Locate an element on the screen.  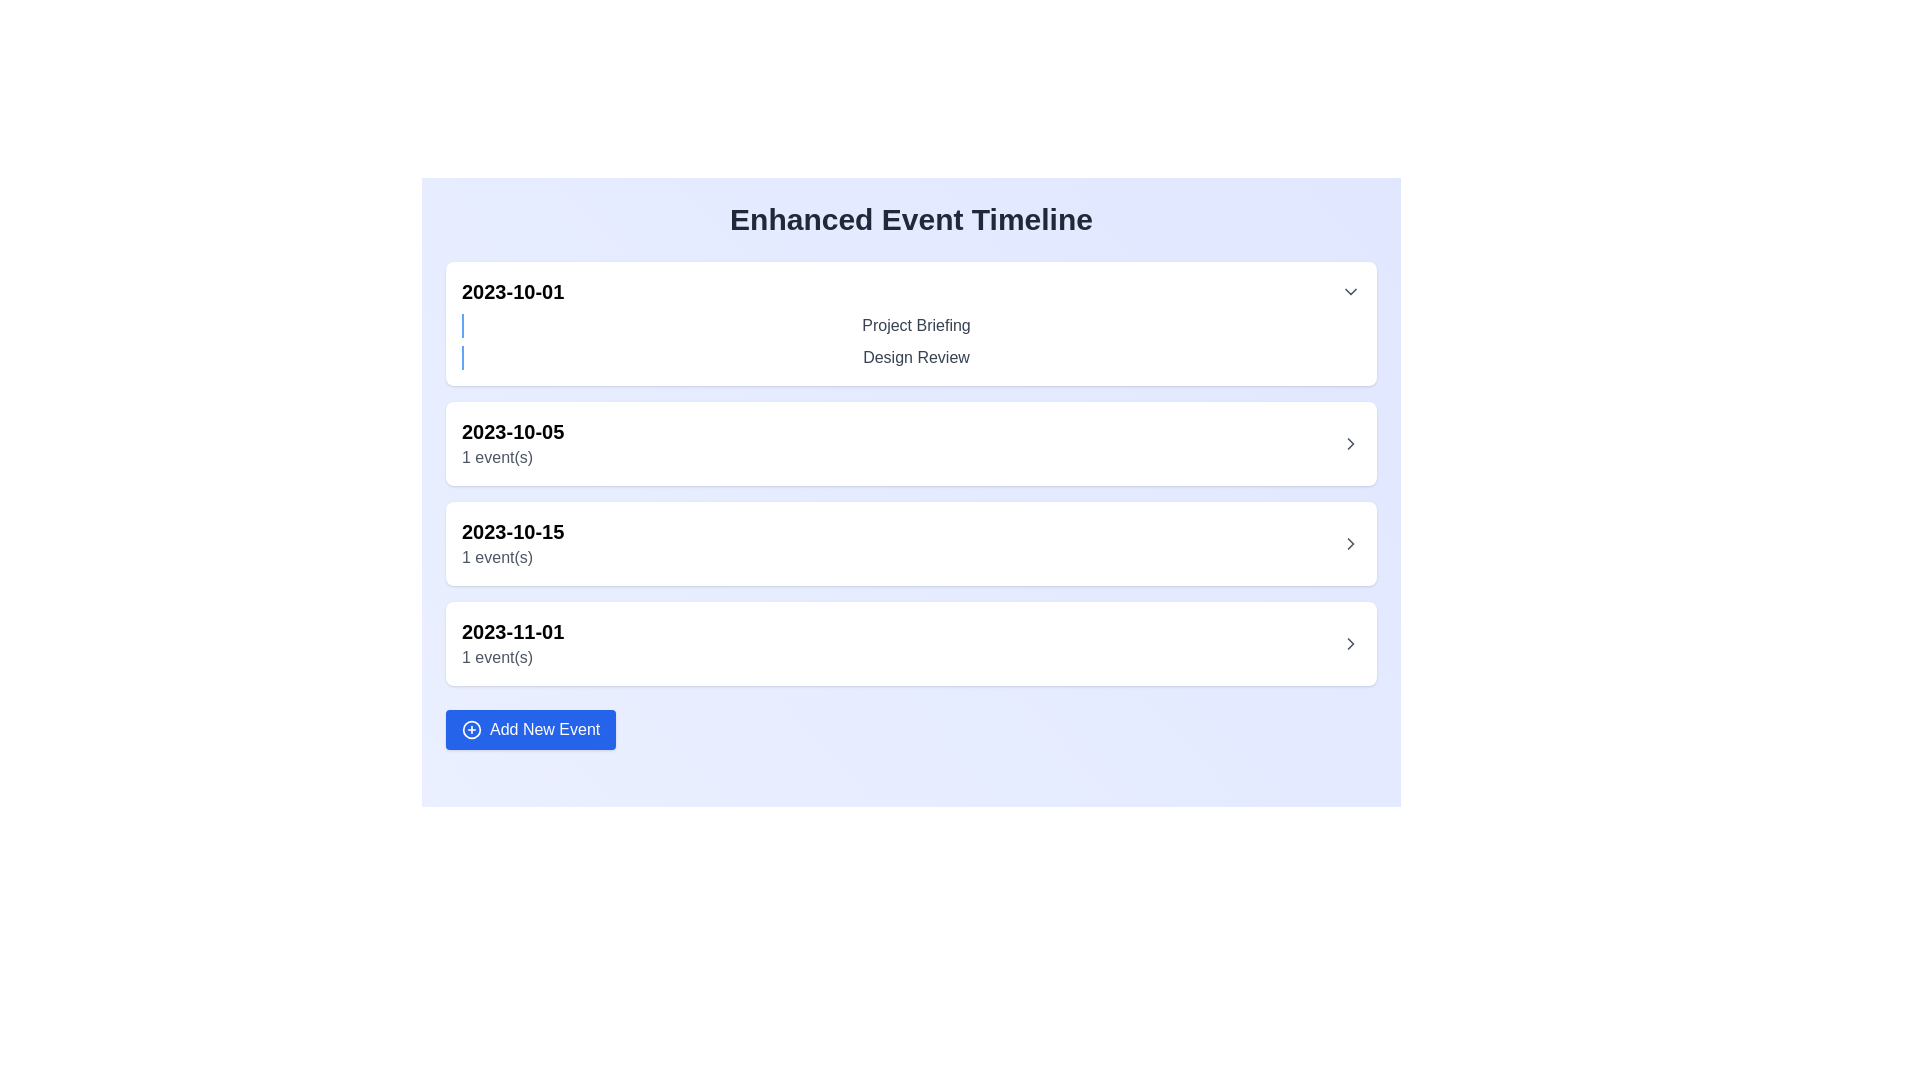
the right-oriented arrow-shaped icon representing forward actions, located in the timeline for the date '2023-10-05' is located at coordinates (1350, 442).